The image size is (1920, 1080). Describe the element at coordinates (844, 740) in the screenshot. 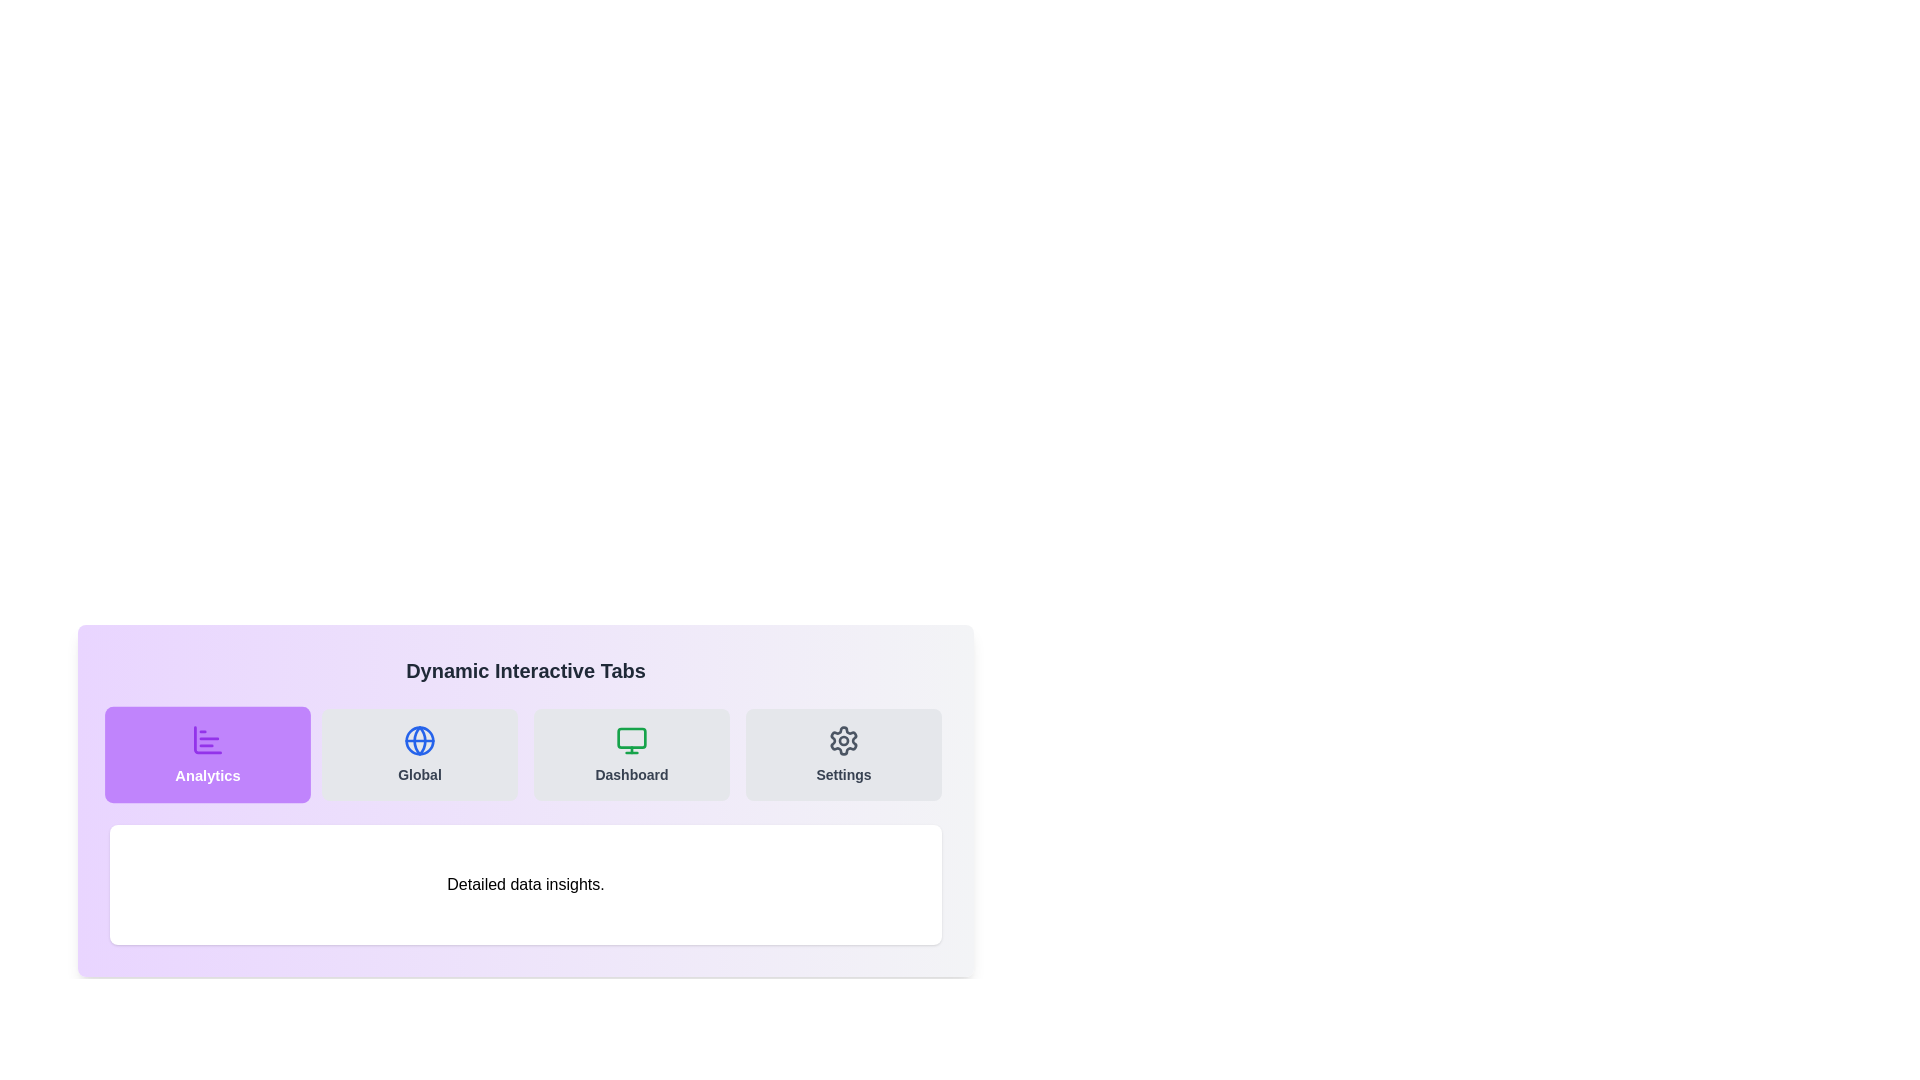

I see `the gear icon located at the far right in the top row of tabs within the 'Dynamic Interactive Tabs' section` at that location.